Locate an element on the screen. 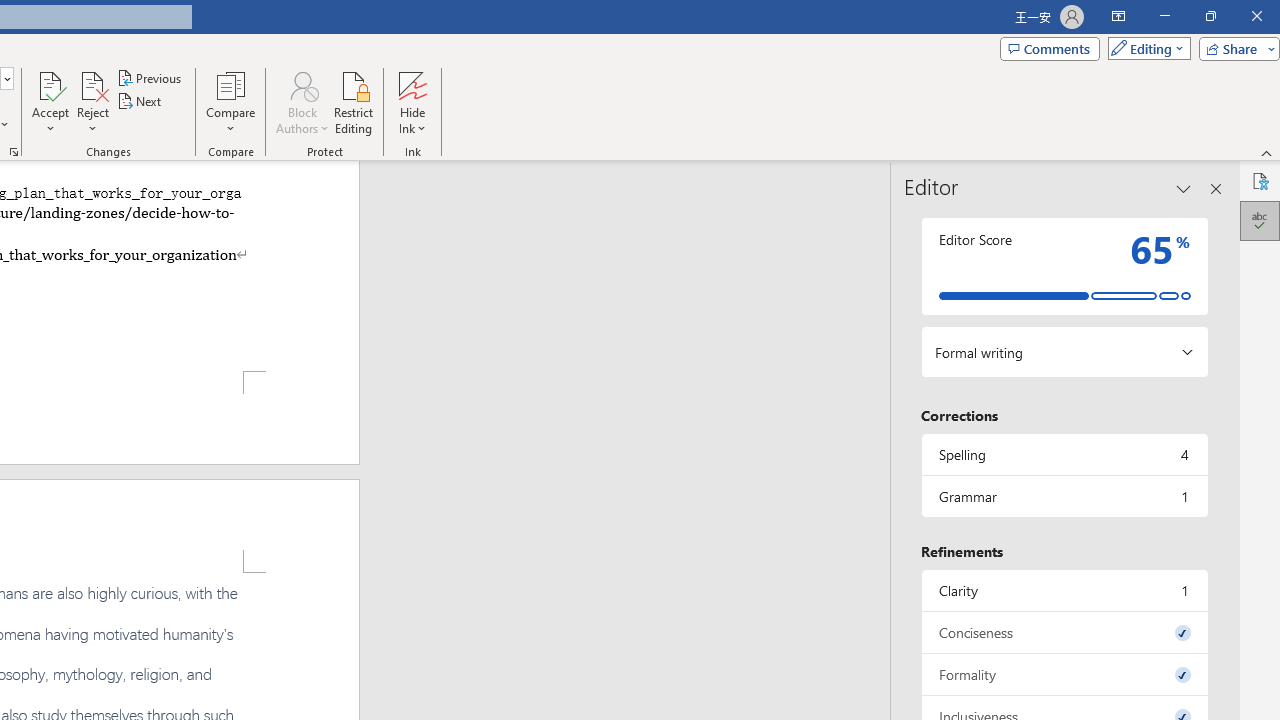 The width and height of the screenshot is (1280, 720). 'Comments' is located at coordinates (1048, 47).